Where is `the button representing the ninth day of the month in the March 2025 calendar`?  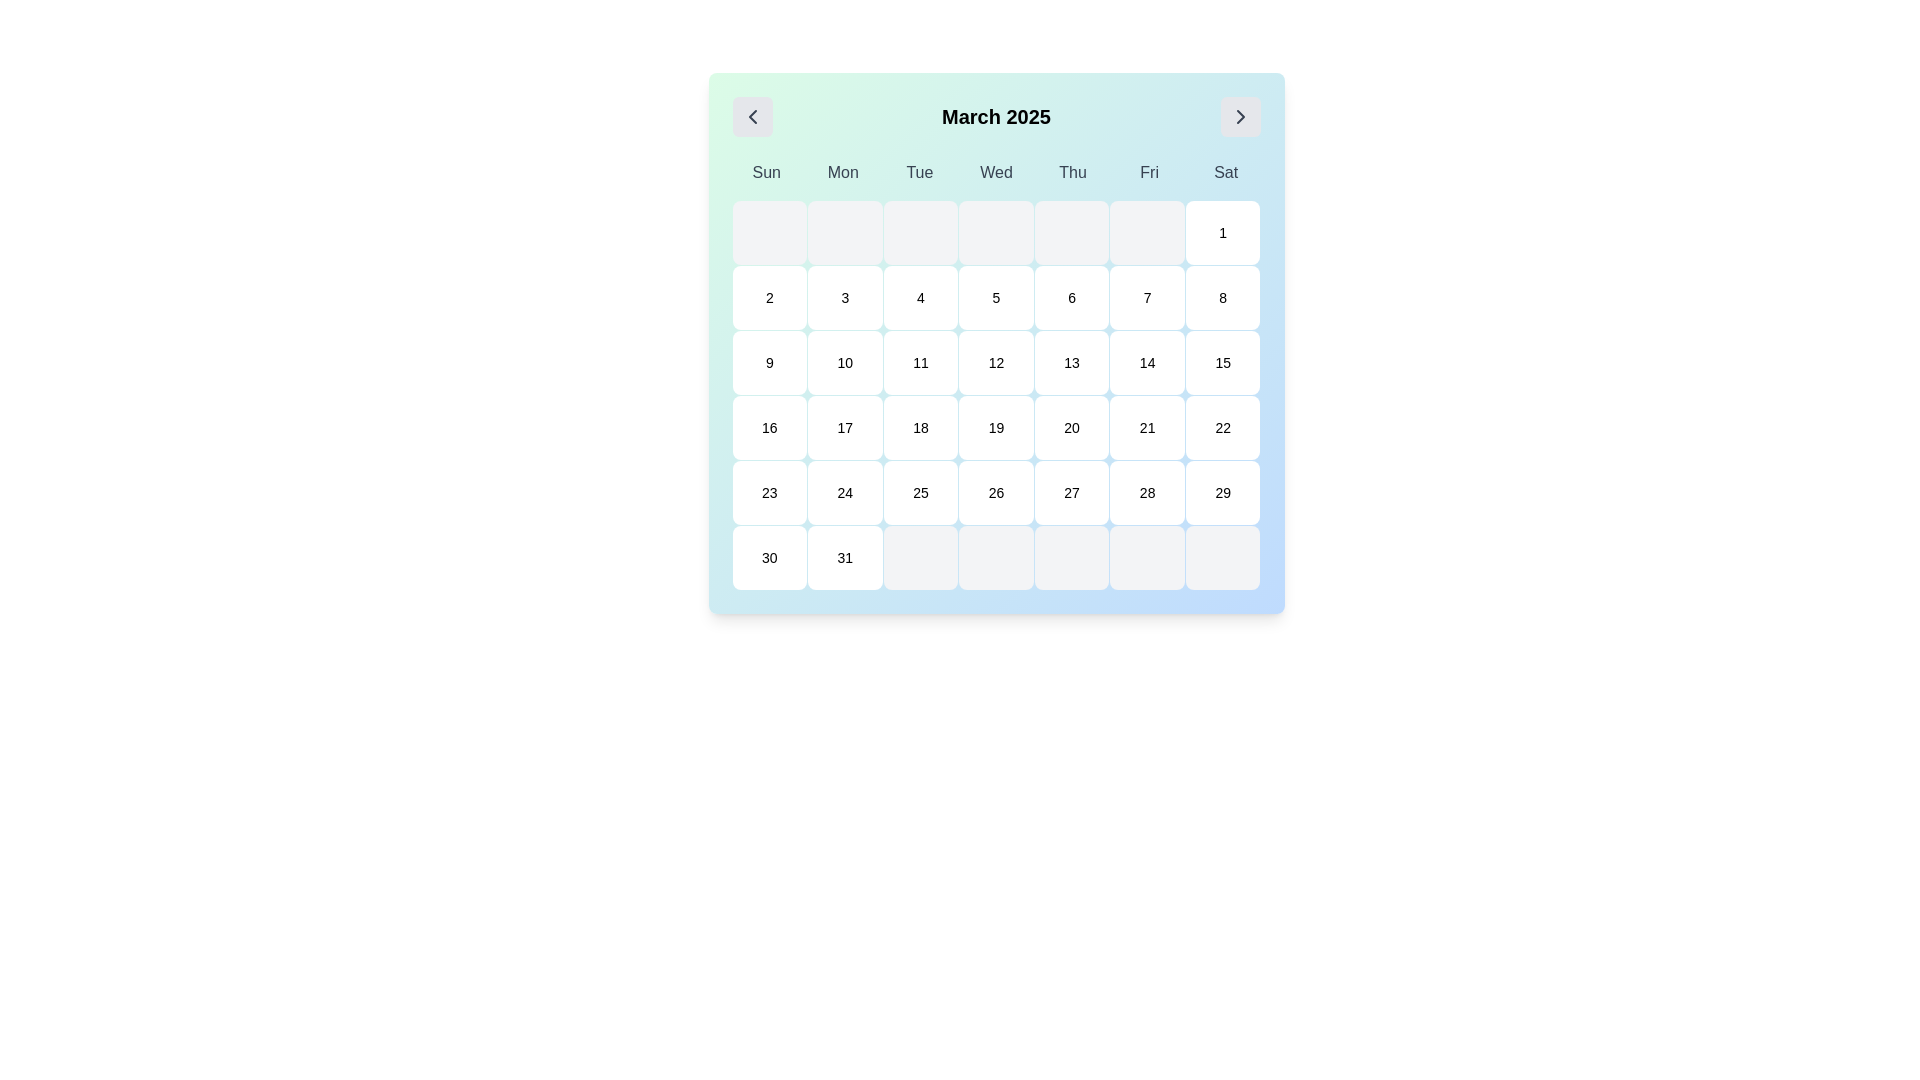 the button representing the ninth day of the month in the March 2025 calendar is located at coordinates (768, 362).